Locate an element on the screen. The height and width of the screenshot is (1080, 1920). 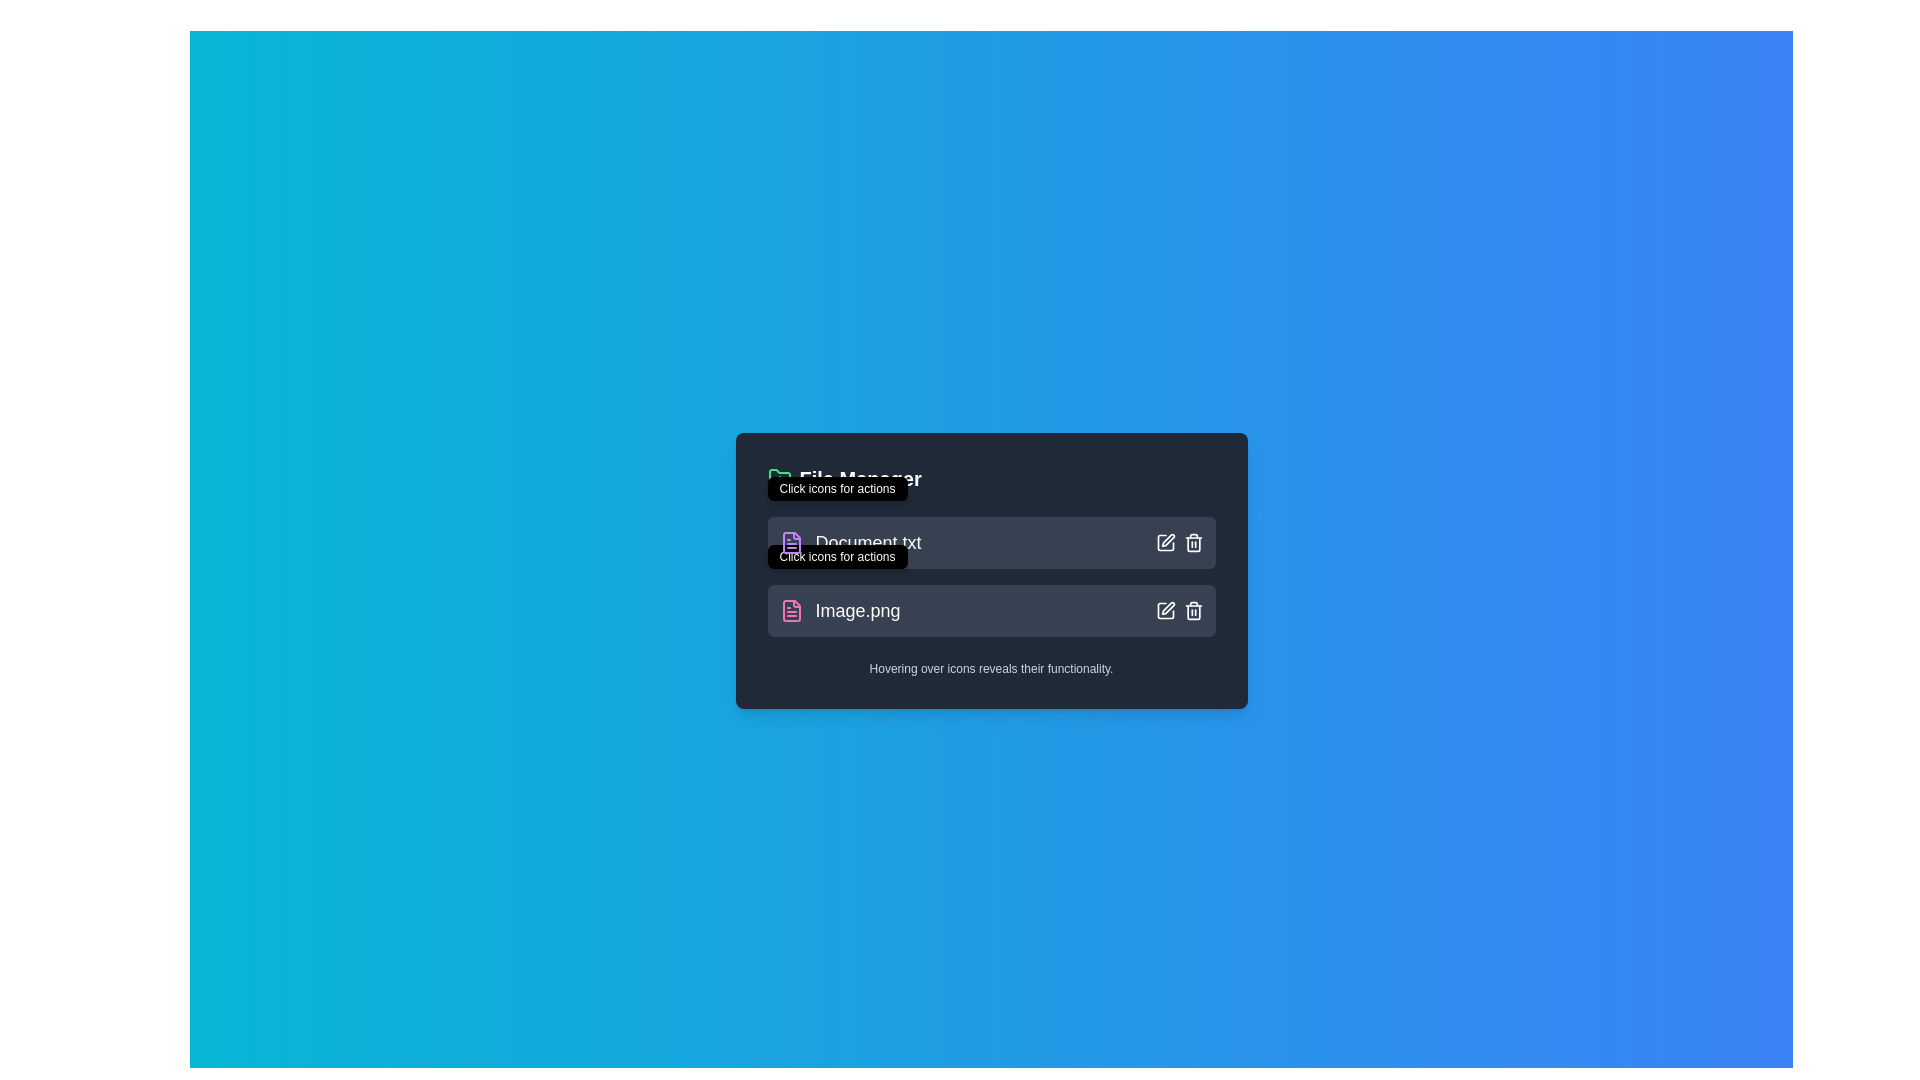
the edit icon is located at coordinates (1166, 607).